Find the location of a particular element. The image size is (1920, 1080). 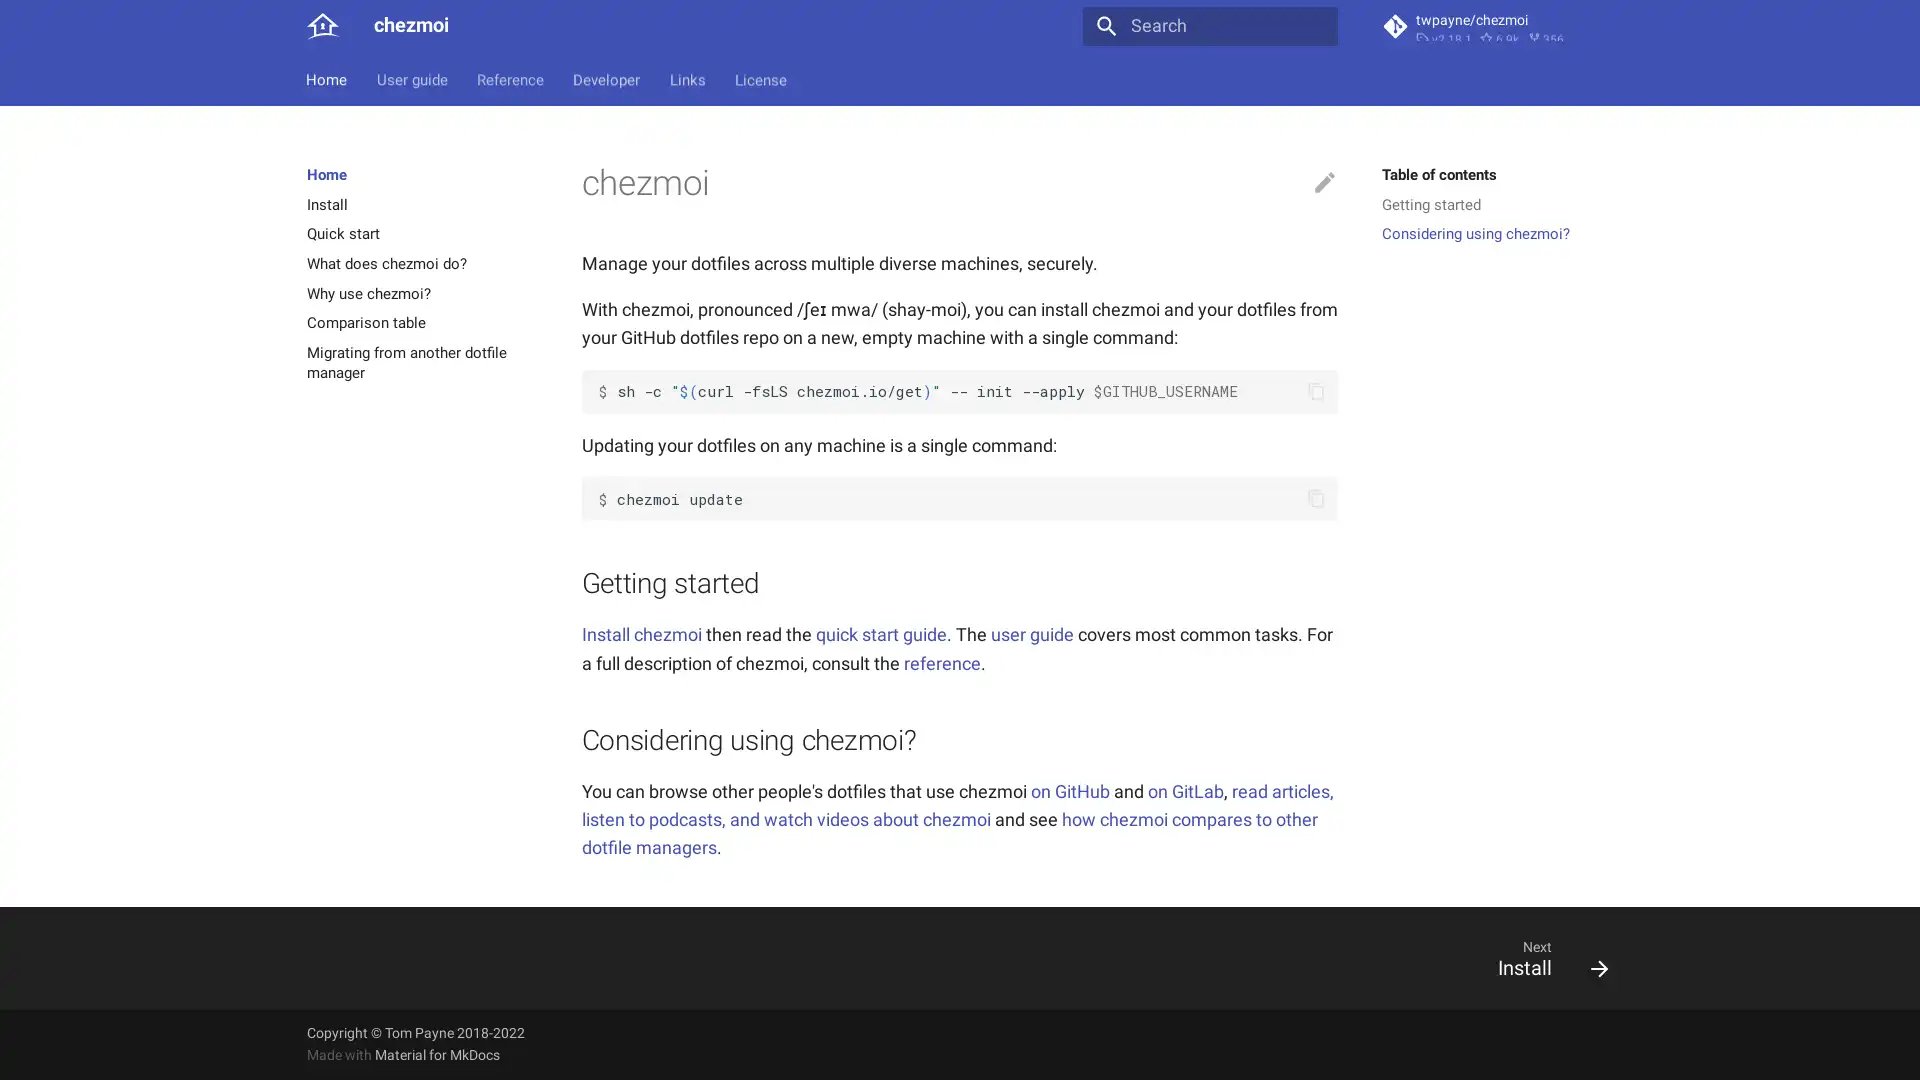

Copy to clipboard is located at coordinates (1315, 497).